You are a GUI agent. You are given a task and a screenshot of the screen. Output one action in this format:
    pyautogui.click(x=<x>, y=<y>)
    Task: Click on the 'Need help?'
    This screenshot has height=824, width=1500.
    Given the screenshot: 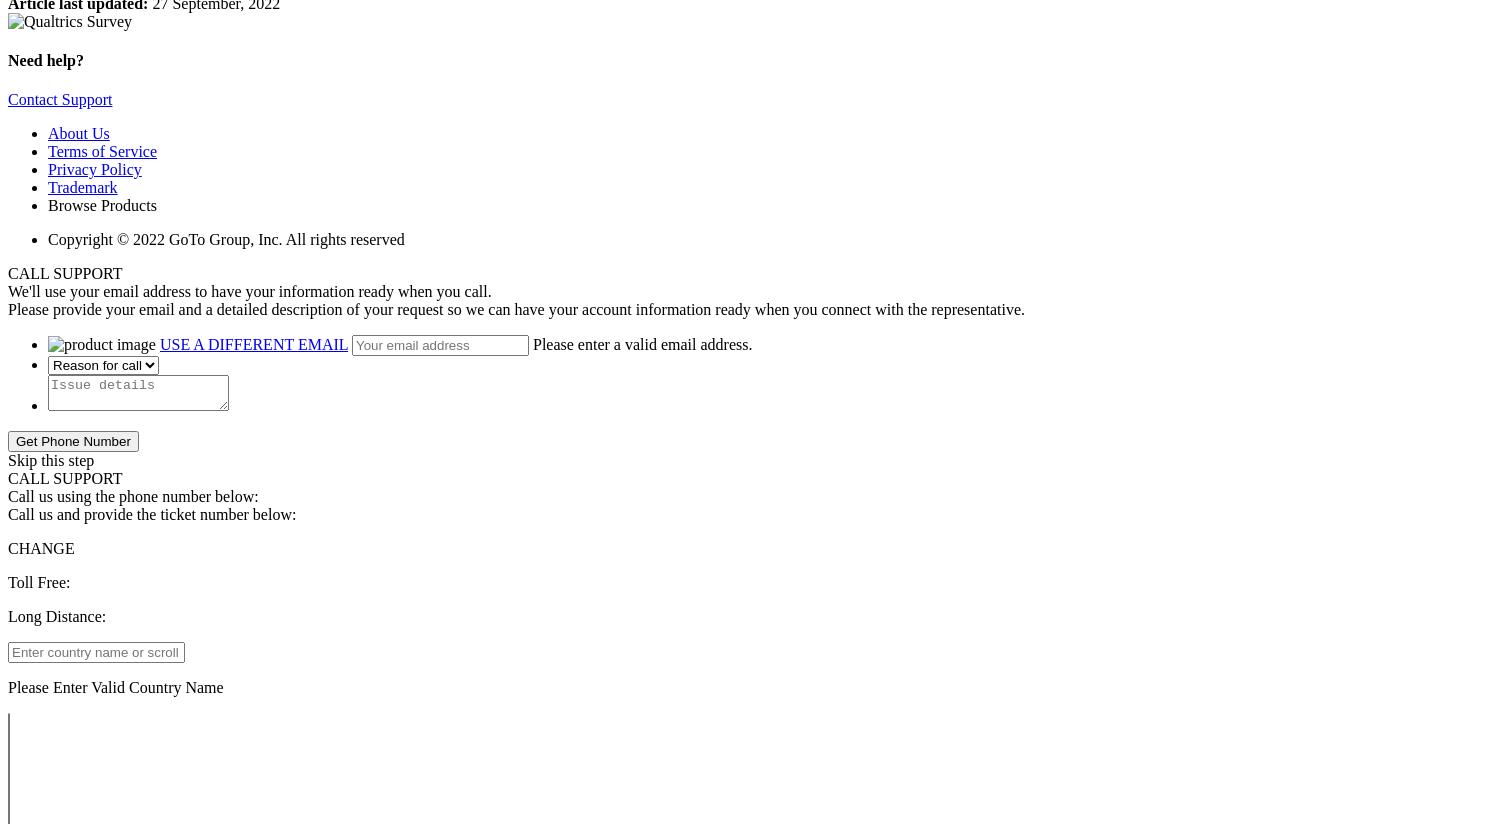 What is the action you would take?
    pyautogui.click(x=46, y=60)
    